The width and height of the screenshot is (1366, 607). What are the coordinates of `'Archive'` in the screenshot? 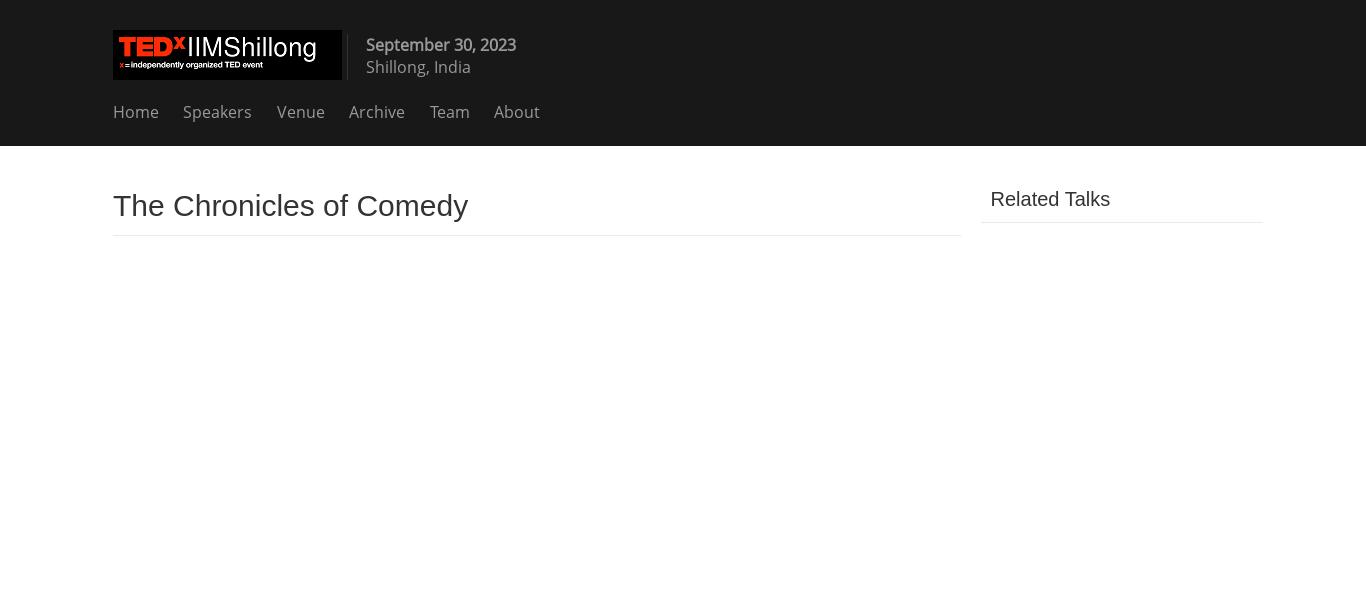 It's located at (376, 110).